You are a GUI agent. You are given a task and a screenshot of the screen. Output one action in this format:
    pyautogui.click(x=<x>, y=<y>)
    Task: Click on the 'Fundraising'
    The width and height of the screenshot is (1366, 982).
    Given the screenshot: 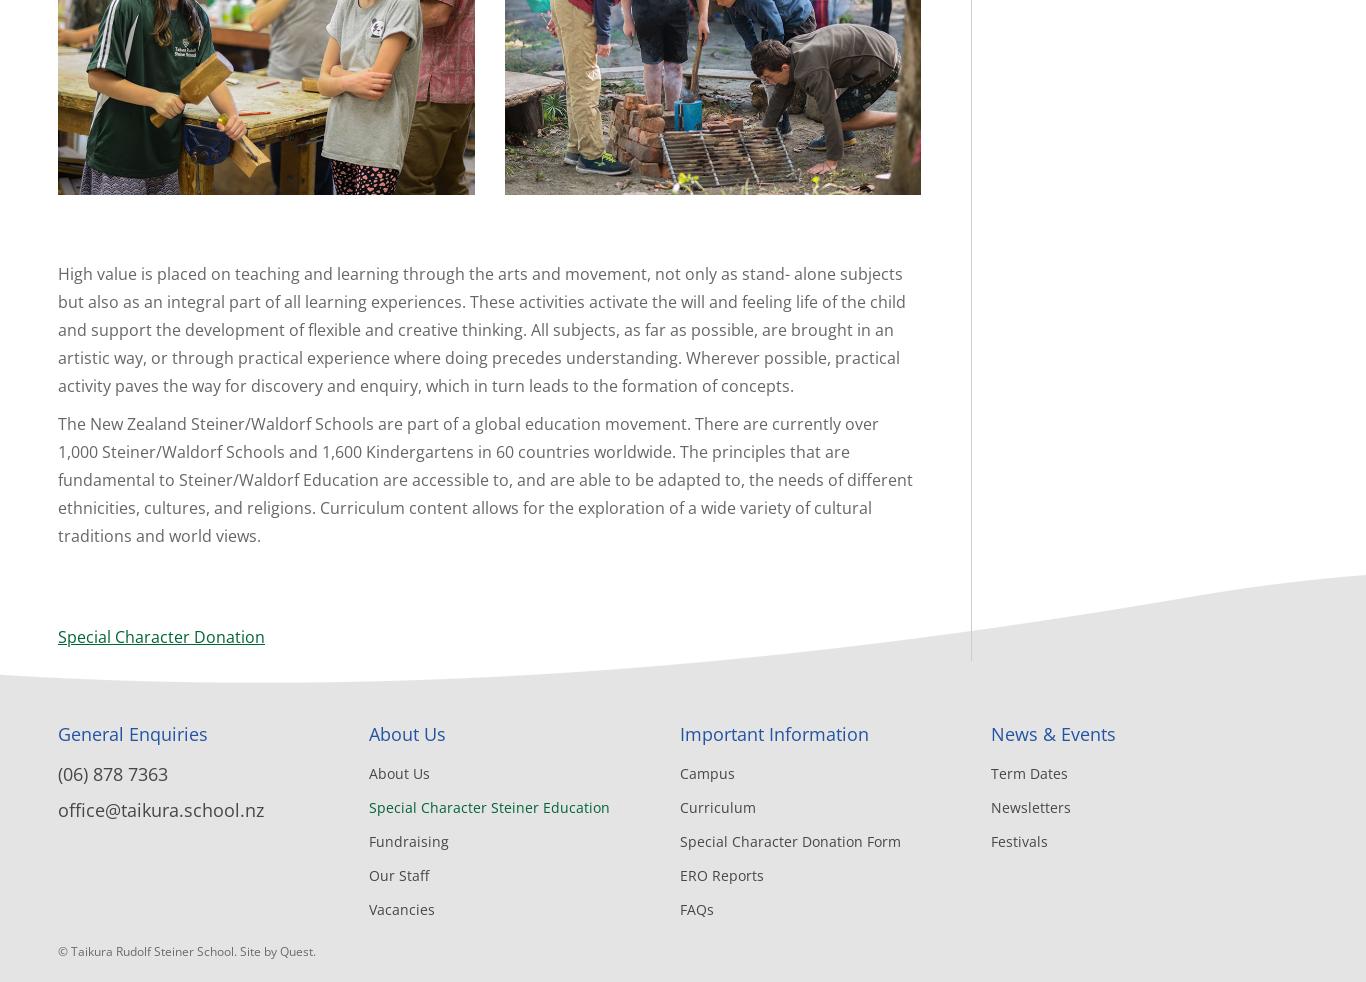 What is the action you would take?
    pyautogui.click(x=407, y=841)
    